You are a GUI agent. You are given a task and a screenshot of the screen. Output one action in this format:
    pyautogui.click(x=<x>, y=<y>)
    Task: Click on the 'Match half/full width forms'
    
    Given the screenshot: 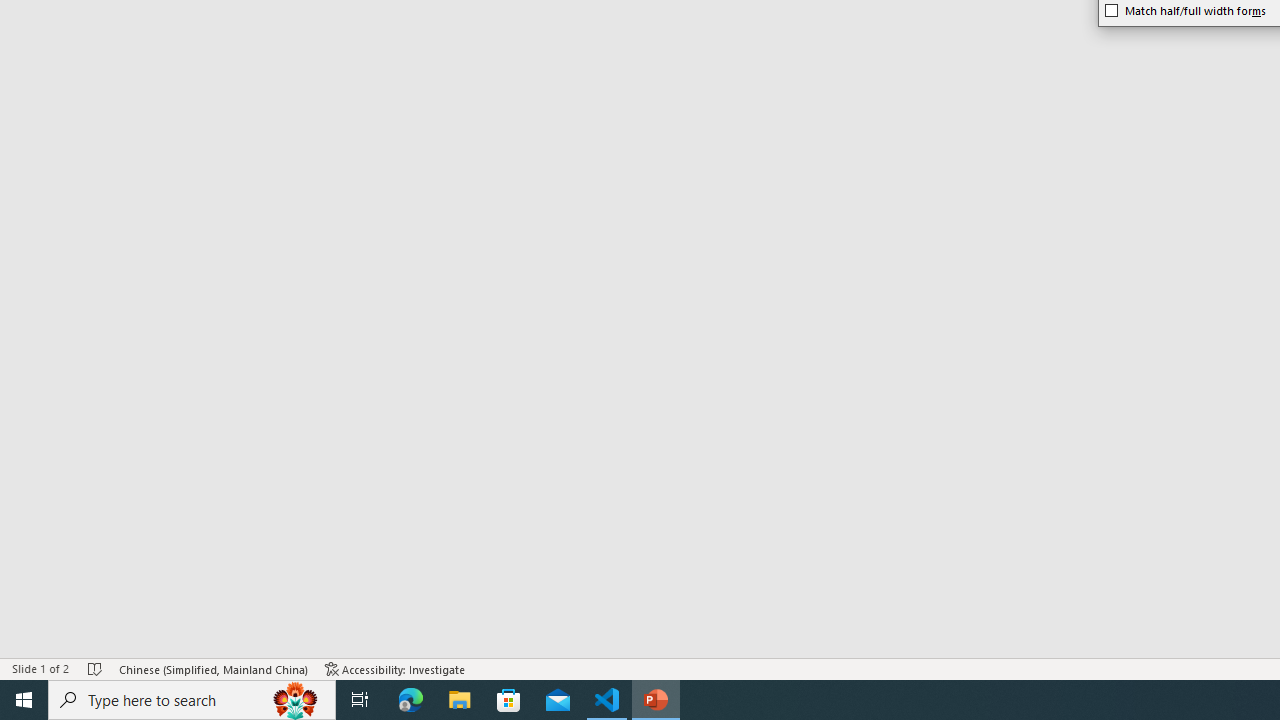 What is the action you would take?
    pyautogui.click(x=1186, y=10)
    